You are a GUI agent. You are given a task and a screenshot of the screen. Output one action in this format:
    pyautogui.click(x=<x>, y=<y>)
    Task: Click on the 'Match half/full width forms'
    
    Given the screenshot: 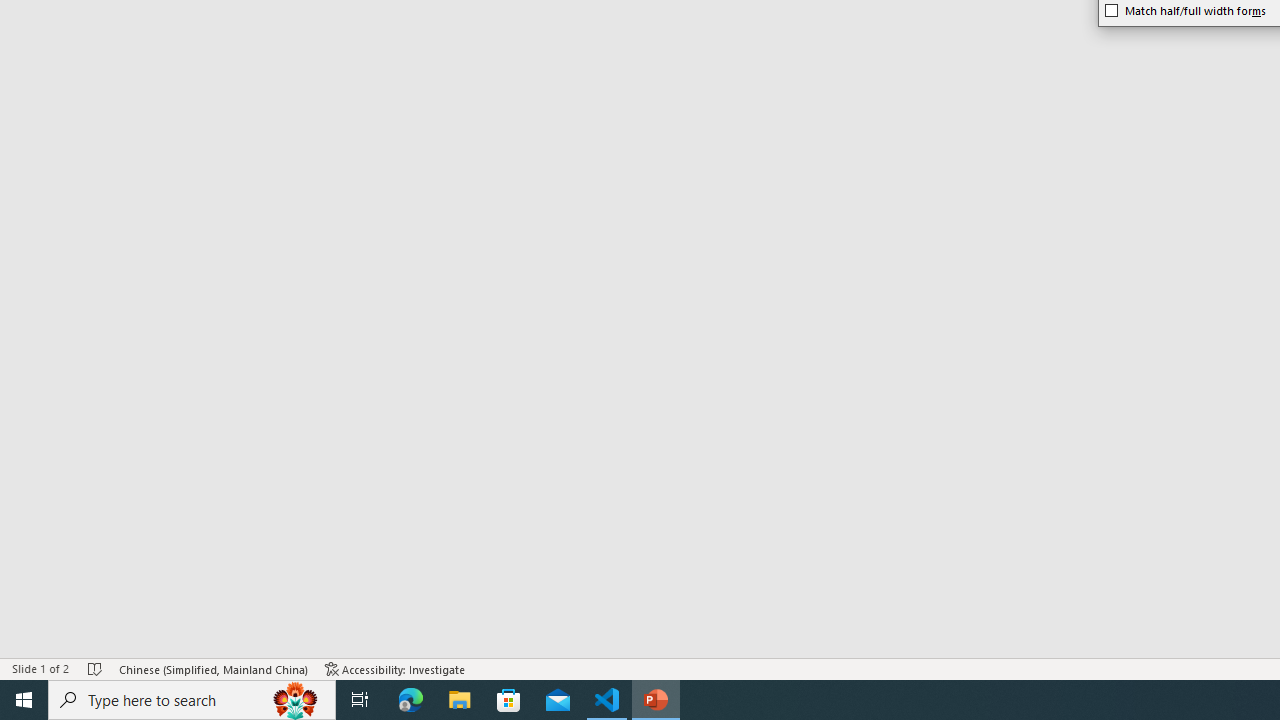 What is the action you would take?
    pyautogui.click(x=1186, y=10)
    